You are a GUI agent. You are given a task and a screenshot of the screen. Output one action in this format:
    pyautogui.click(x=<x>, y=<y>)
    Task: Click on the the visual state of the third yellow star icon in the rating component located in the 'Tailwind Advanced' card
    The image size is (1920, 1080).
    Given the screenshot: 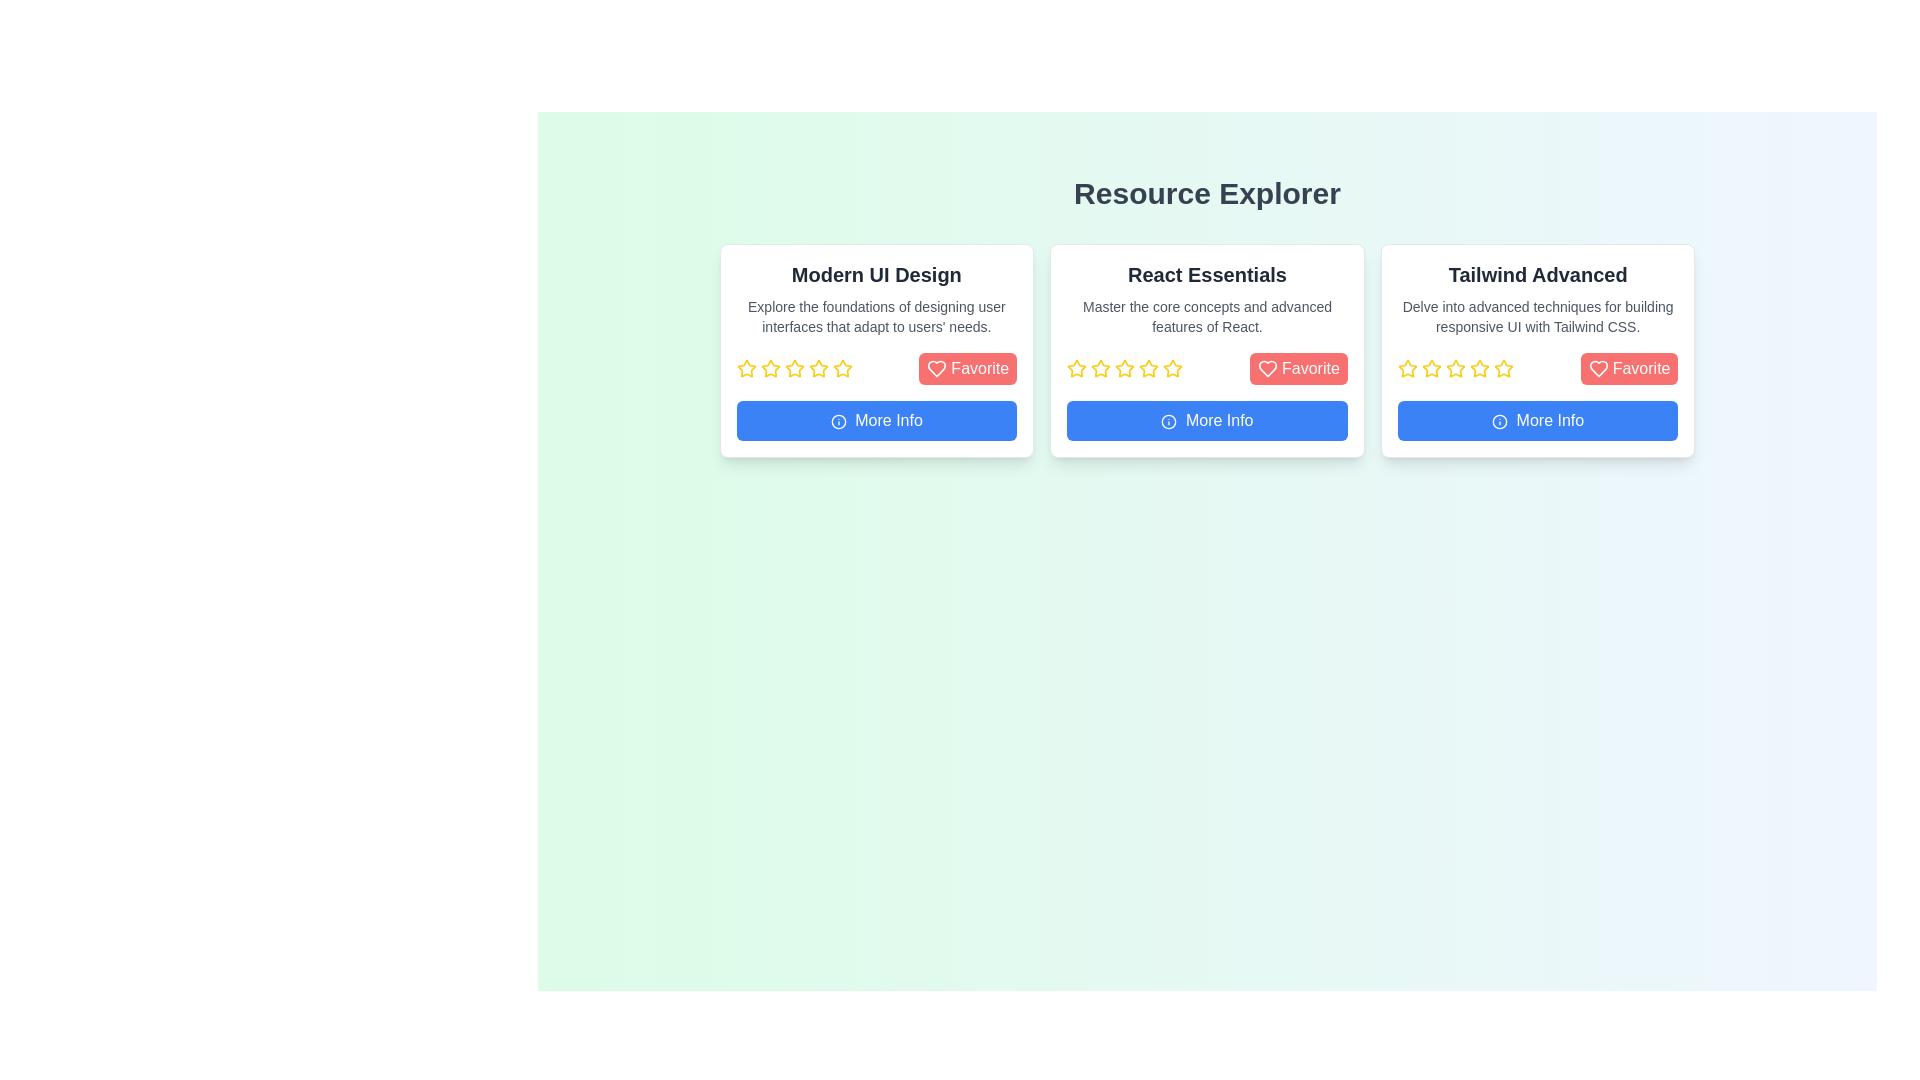 What is the action you would take?
    pyautogui.click(x=1455, y=368)
    